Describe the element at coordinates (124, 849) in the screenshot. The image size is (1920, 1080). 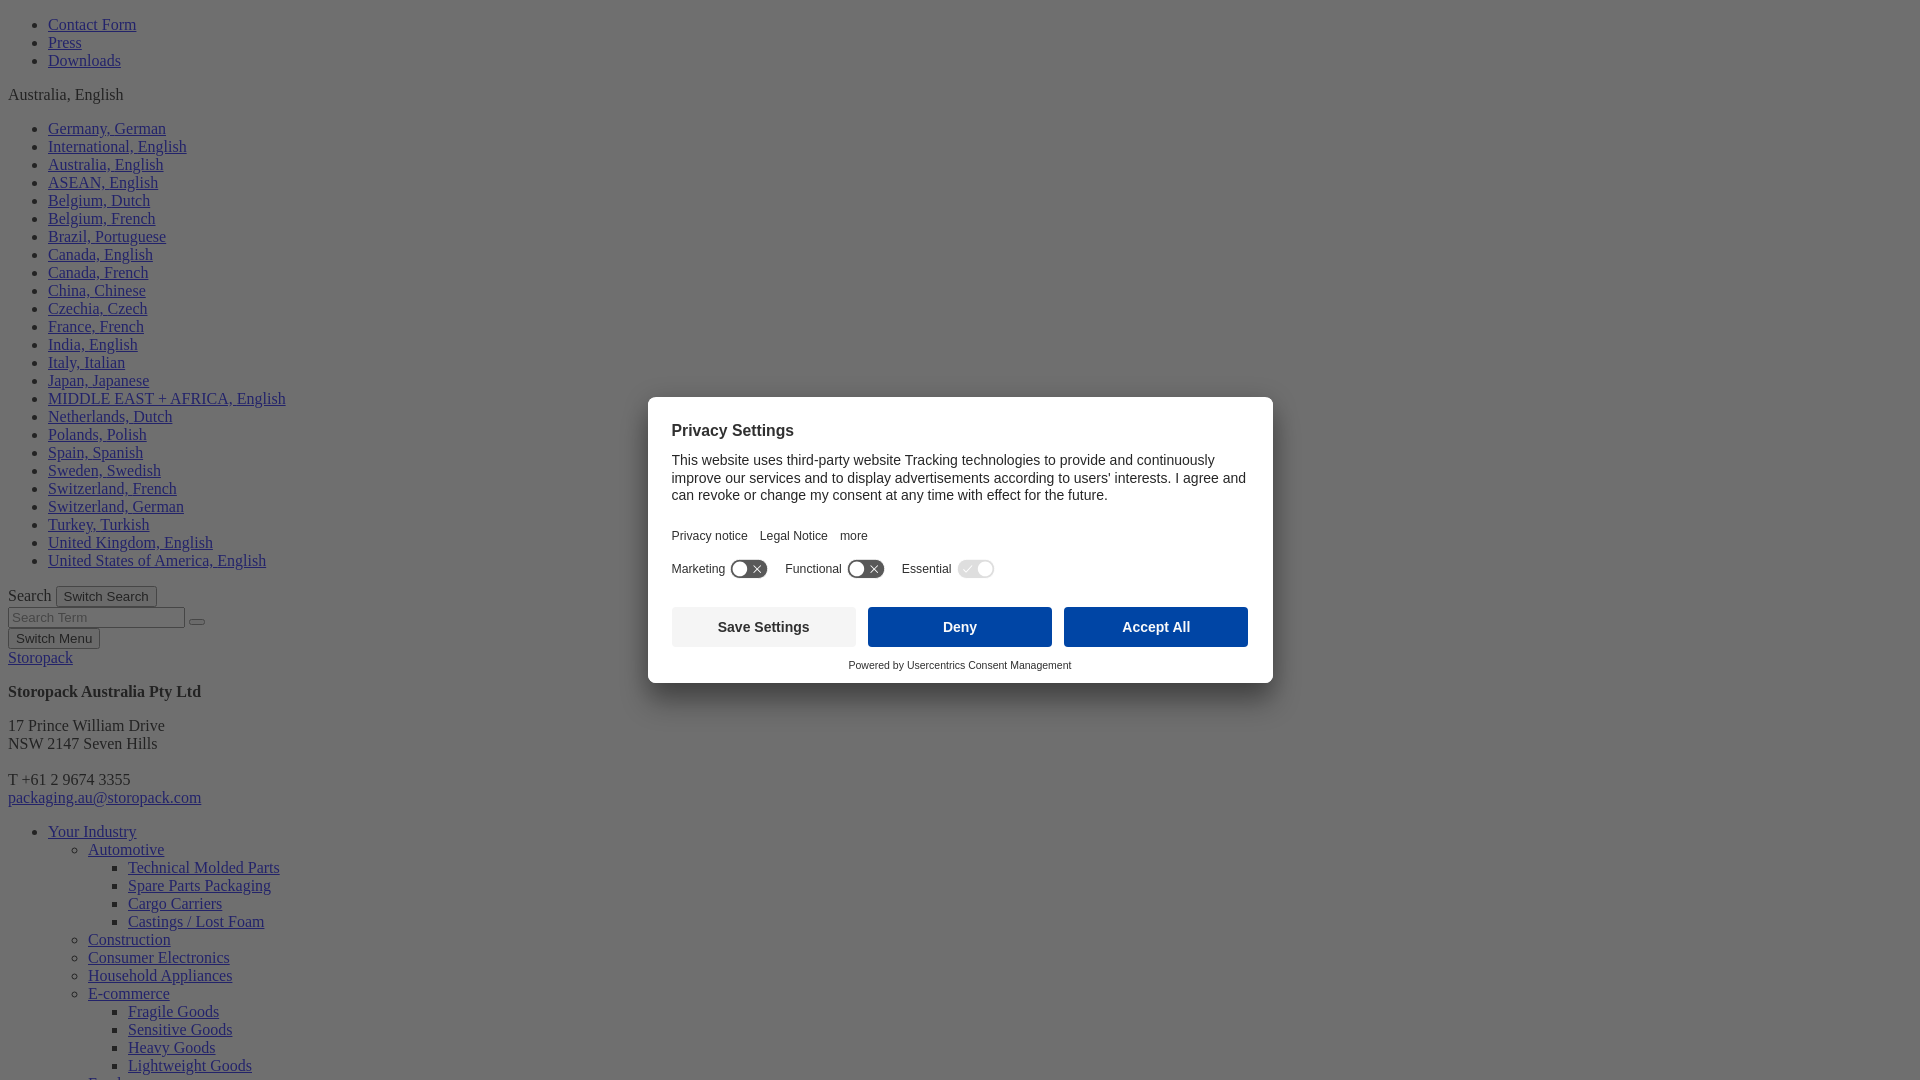
I see `'Automotive'` at that location.